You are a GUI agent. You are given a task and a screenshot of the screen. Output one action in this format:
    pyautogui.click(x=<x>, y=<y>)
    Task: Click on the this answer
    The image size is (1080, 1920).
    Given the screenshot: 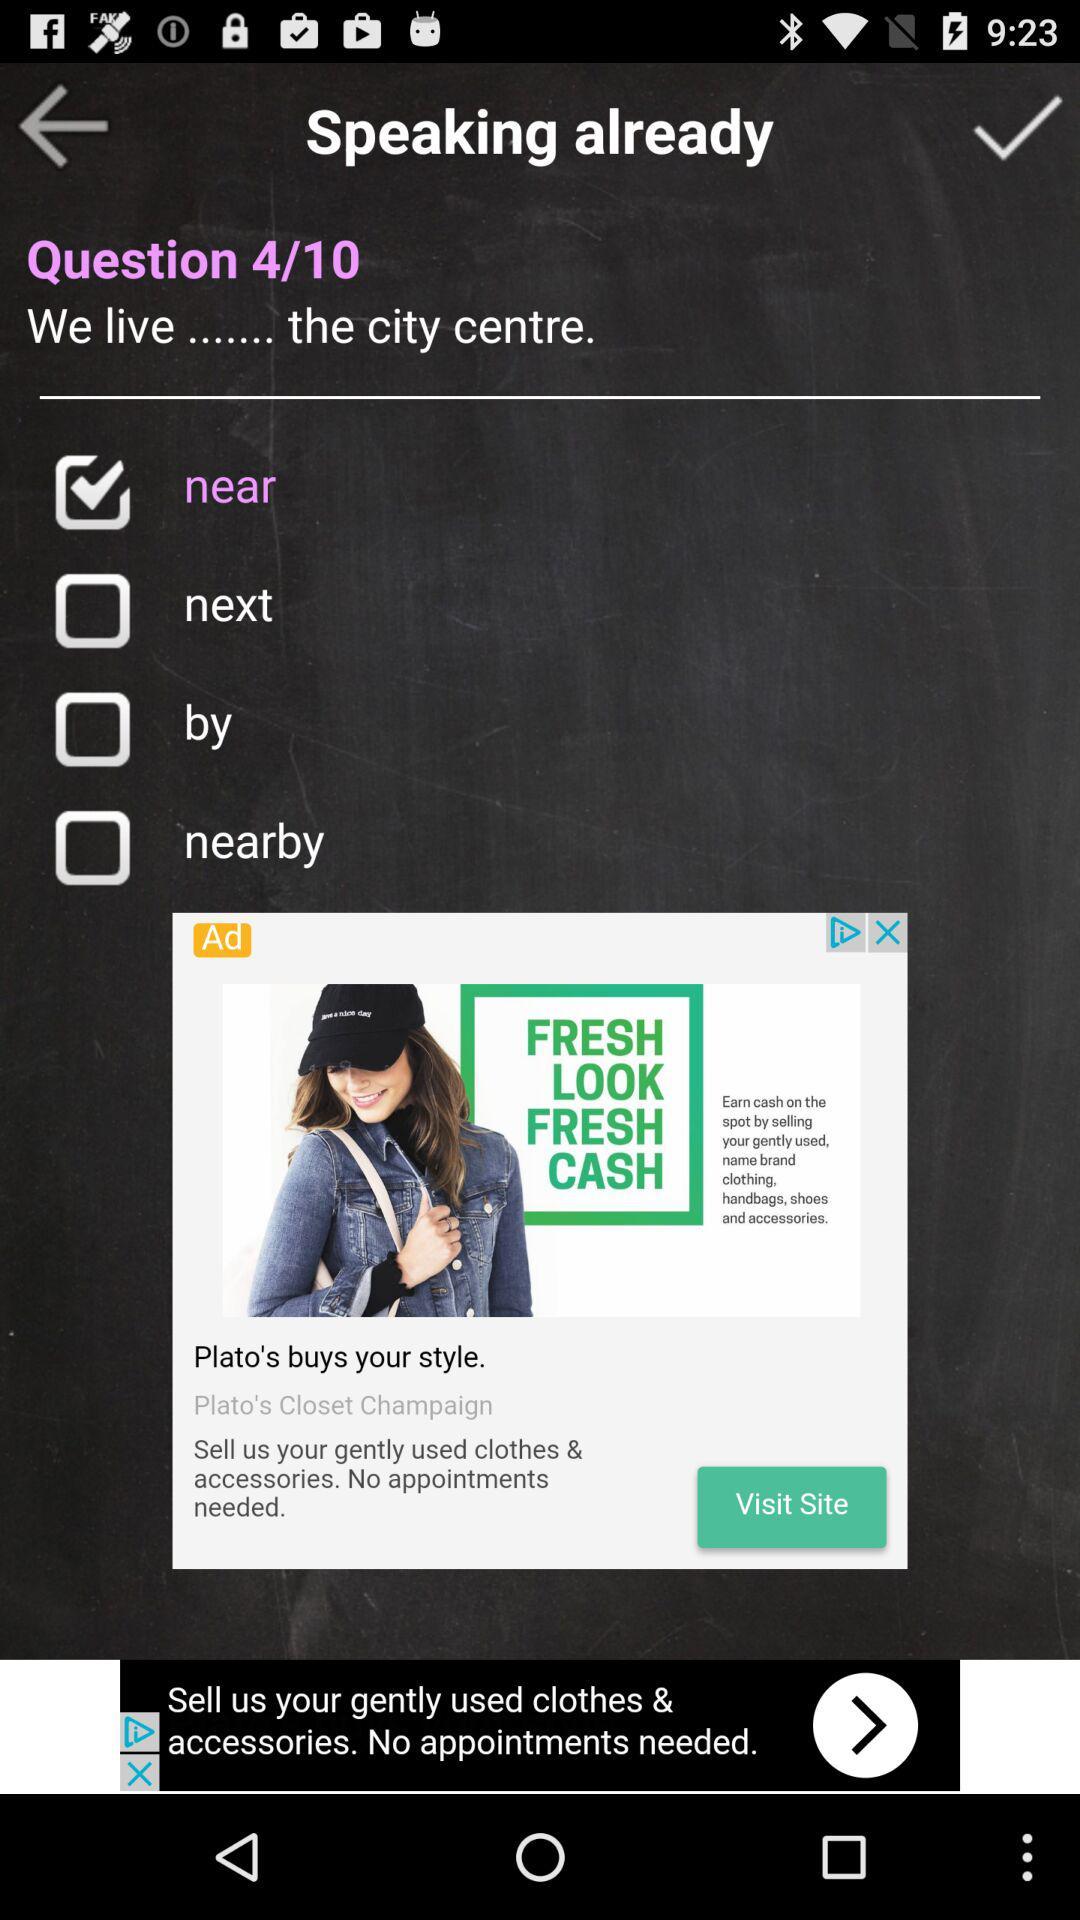 What is the action you would take?
    pyautogui.click(x=91, y=609)
    